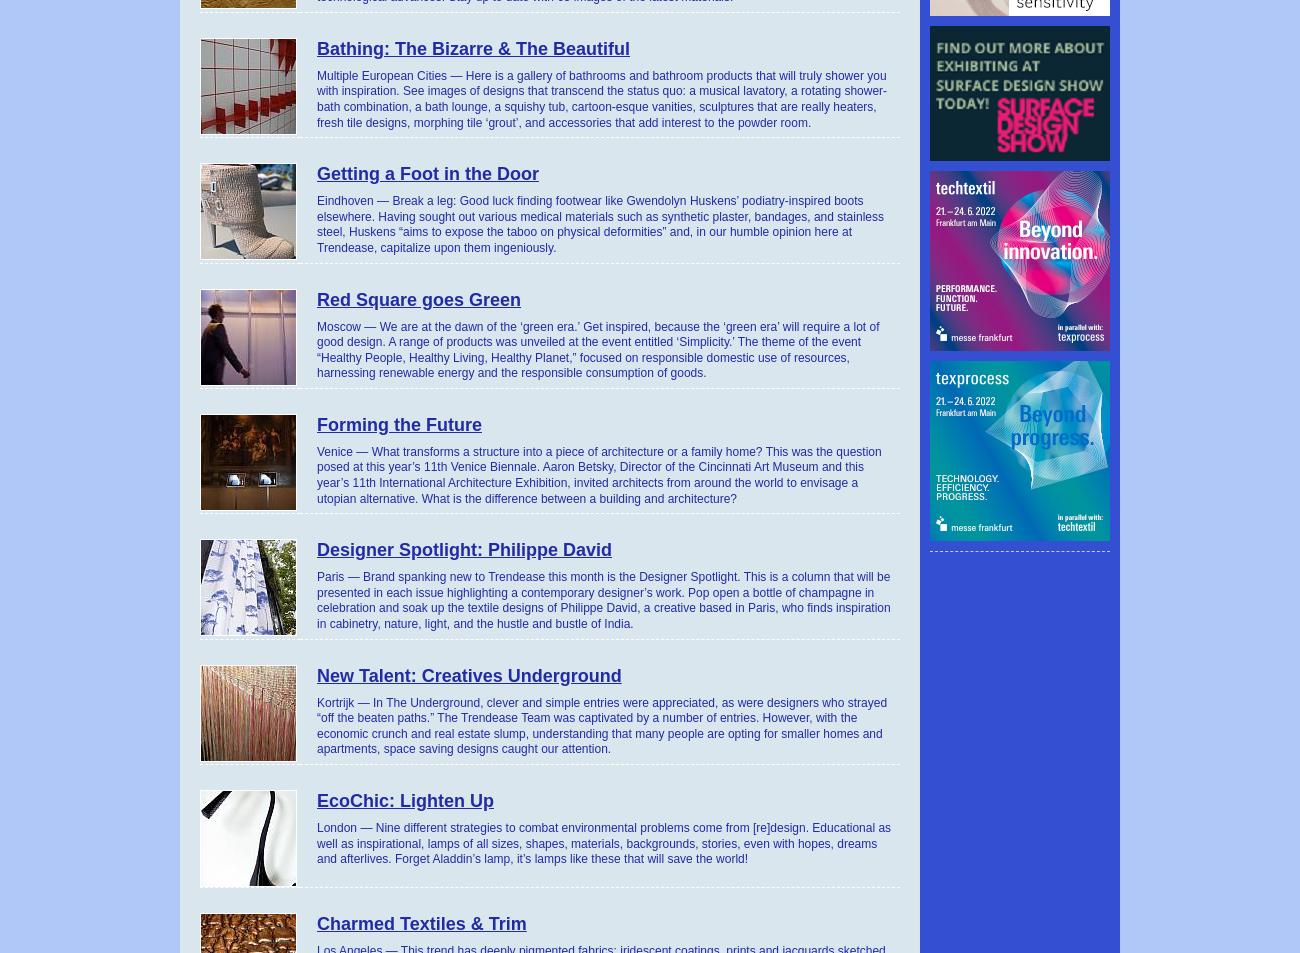 This screenshot has width=1300, height=953. I want to click on 'Bathing: The Bizarre & The Beautiful', so click(472, 47).